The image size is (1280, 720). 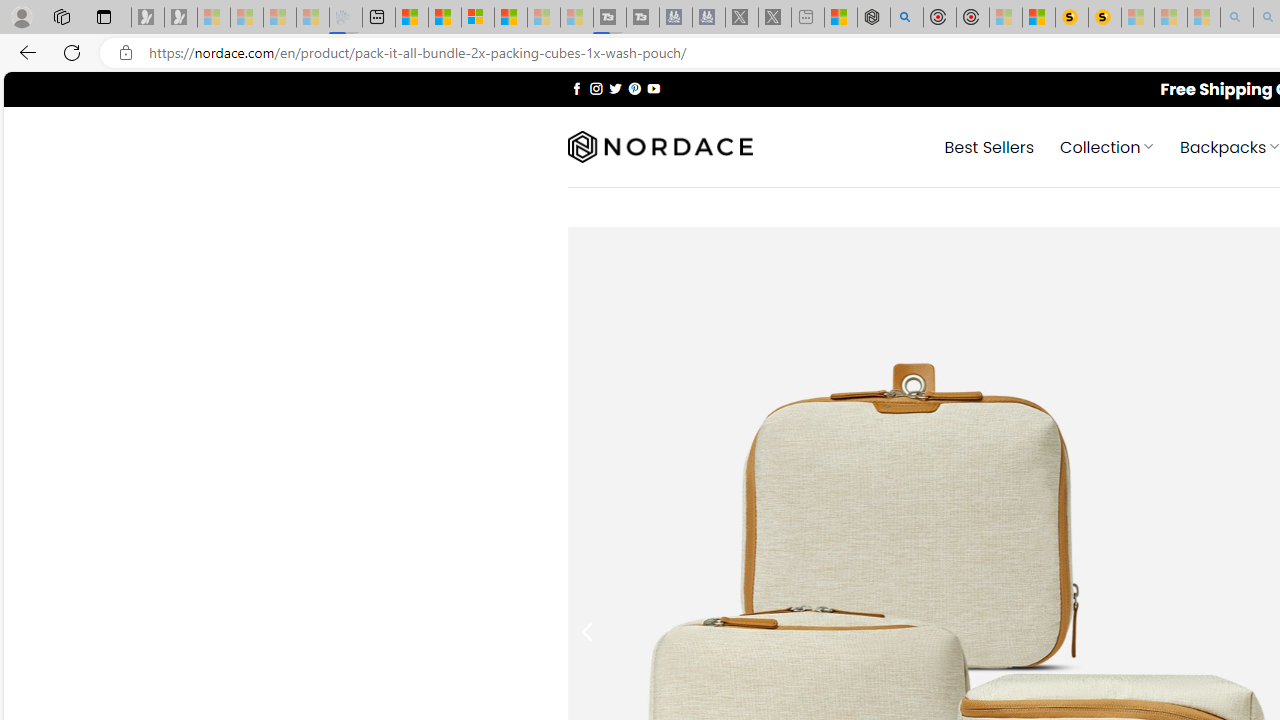 What do you see at coordinates (1236, 17) in the screenshot?
I see `'amazon - Search - Sleeping'` at bounding box center [1236, 17].